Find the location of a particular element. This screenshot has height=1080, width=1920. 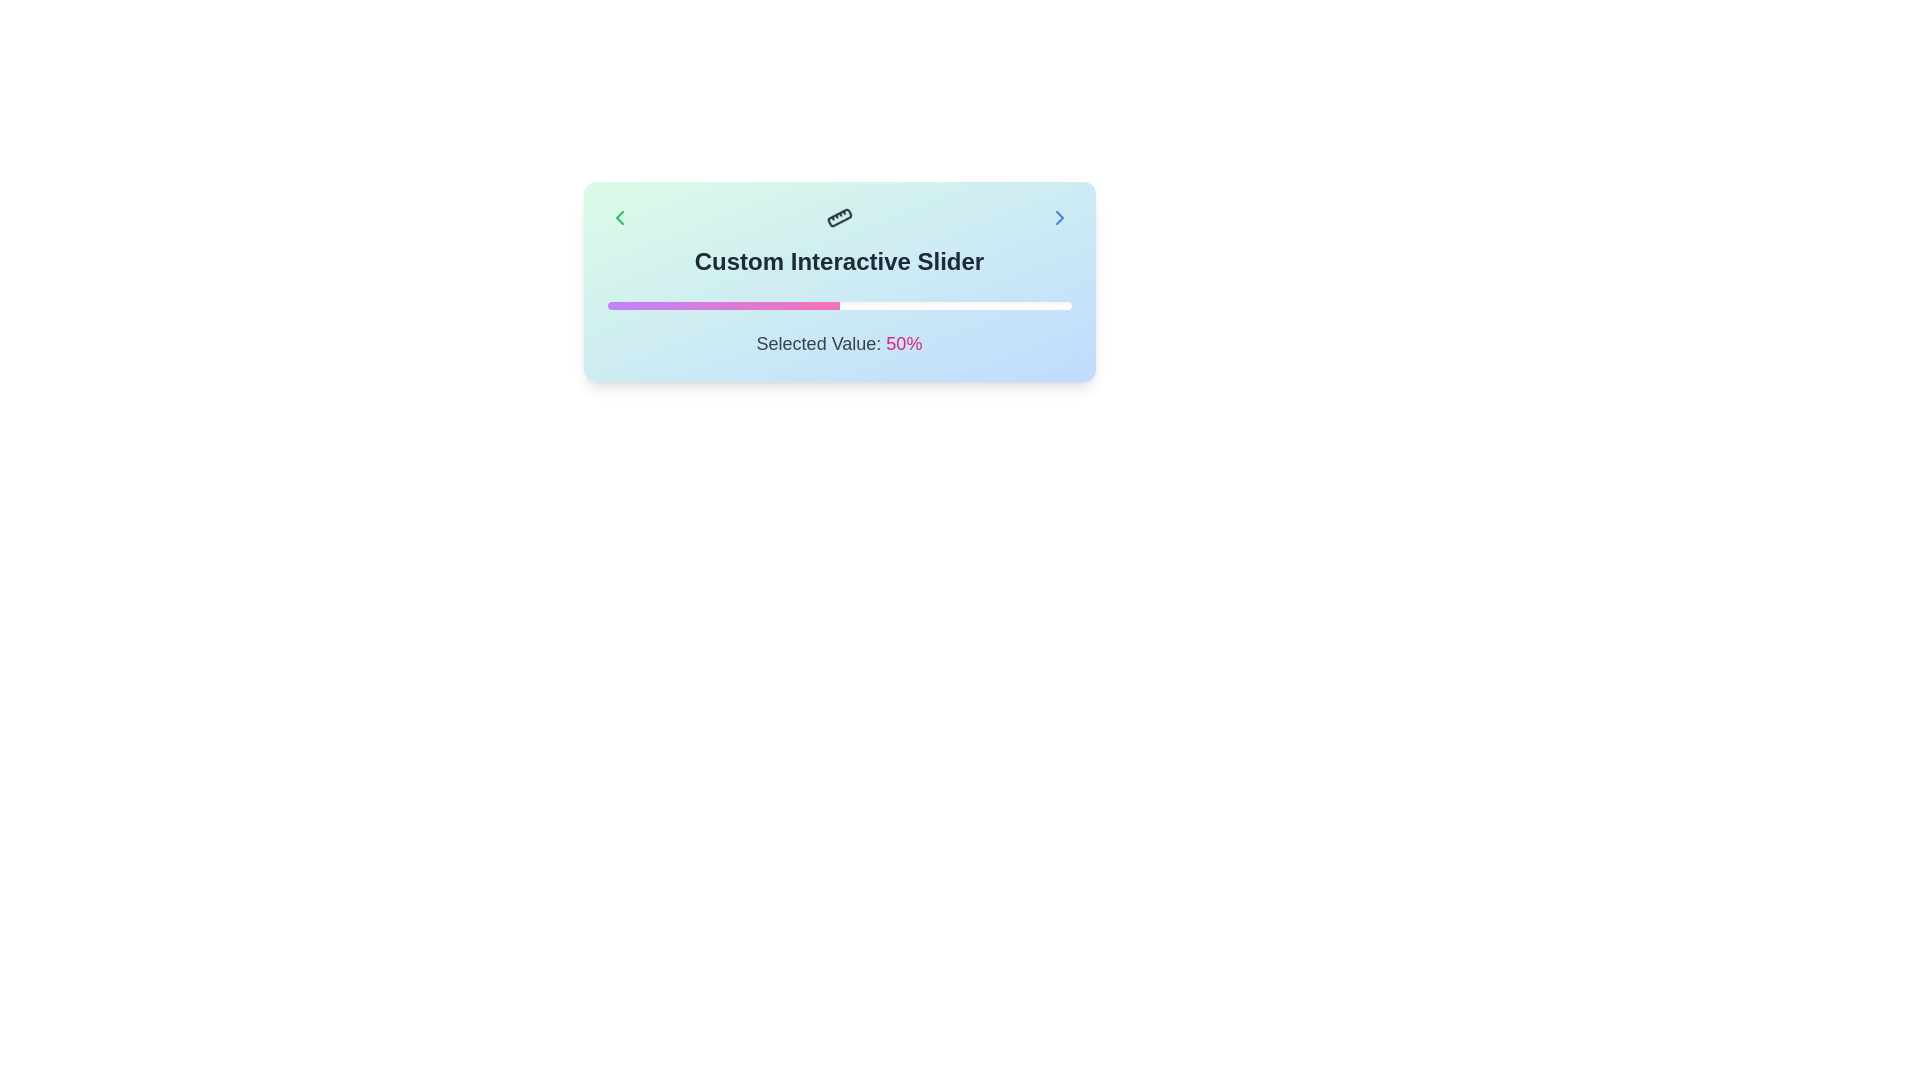

the chevron icon located at the right corner of the horizontal navigation bar is located at coordinates (1058, 218).